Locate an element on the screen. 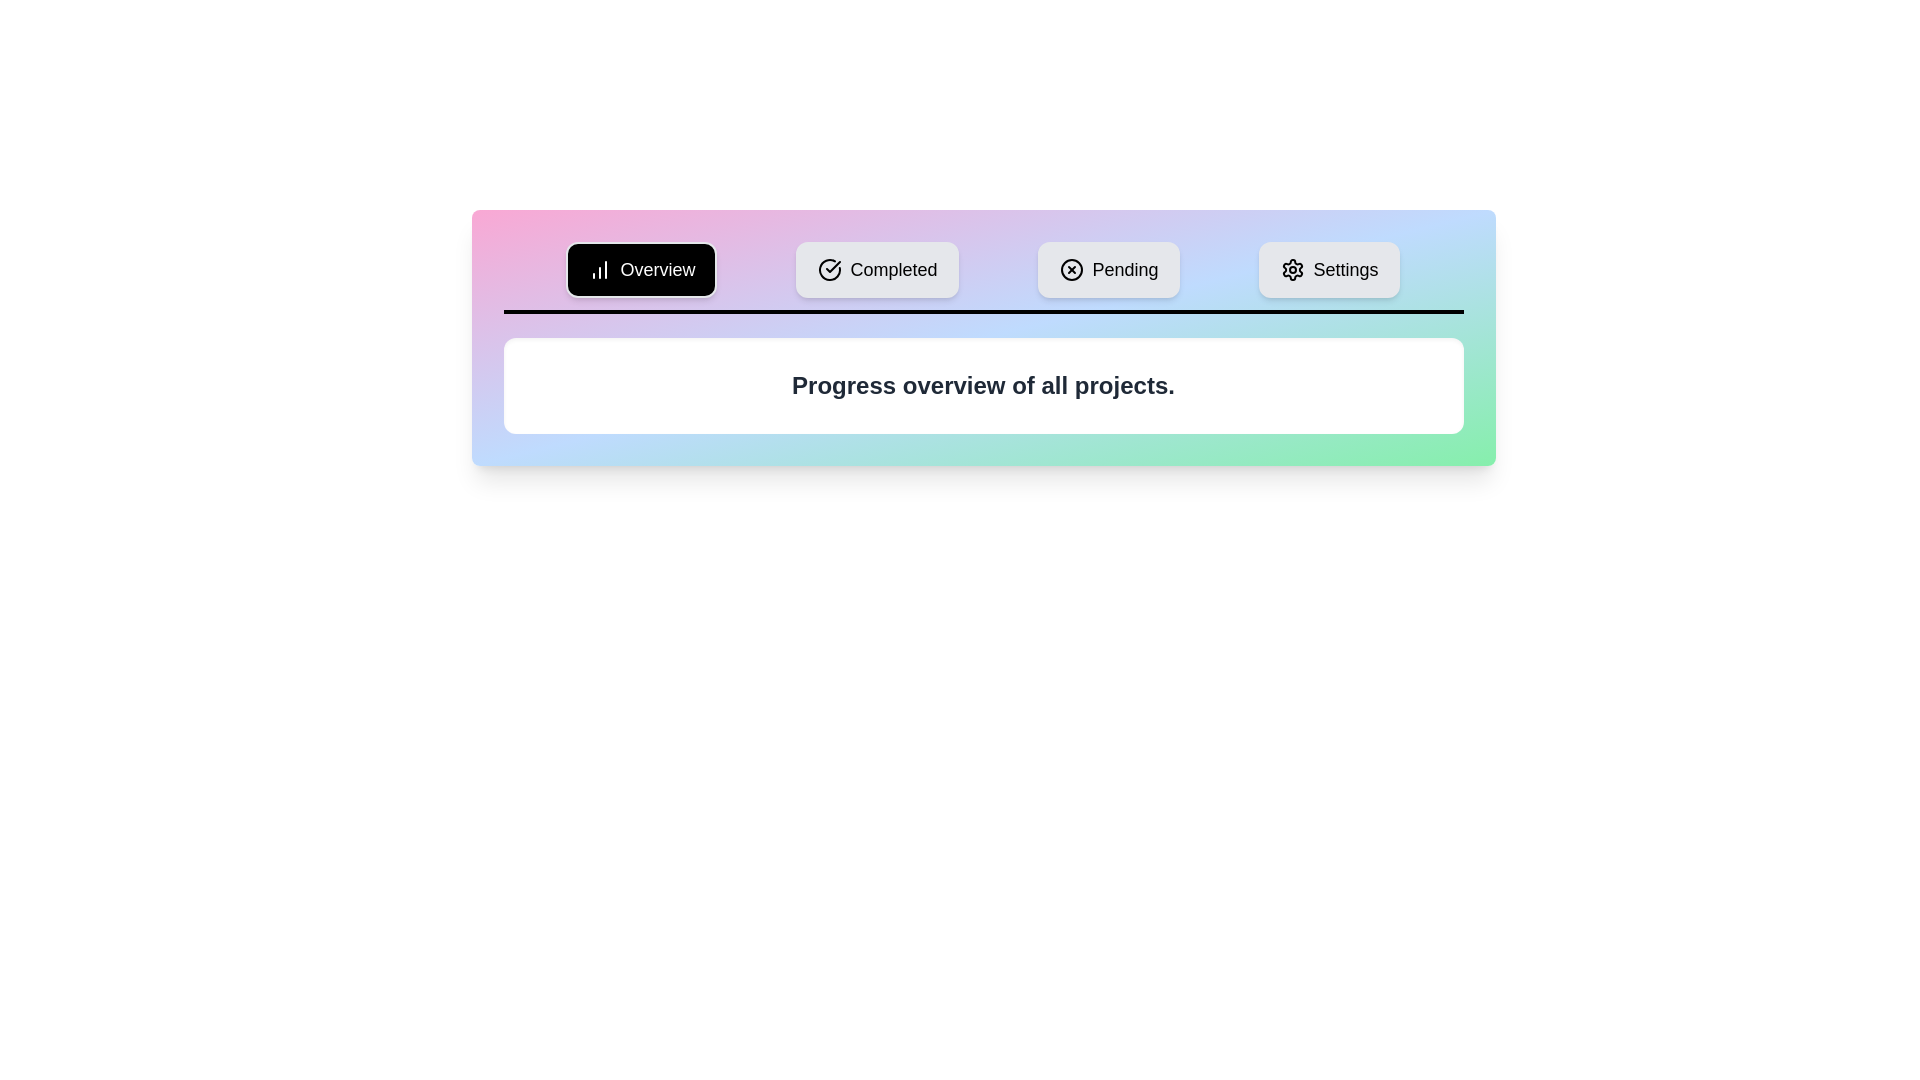 The image size is (1920, 1080). the tab labeled Settings is located at coordinates (1329, 270).